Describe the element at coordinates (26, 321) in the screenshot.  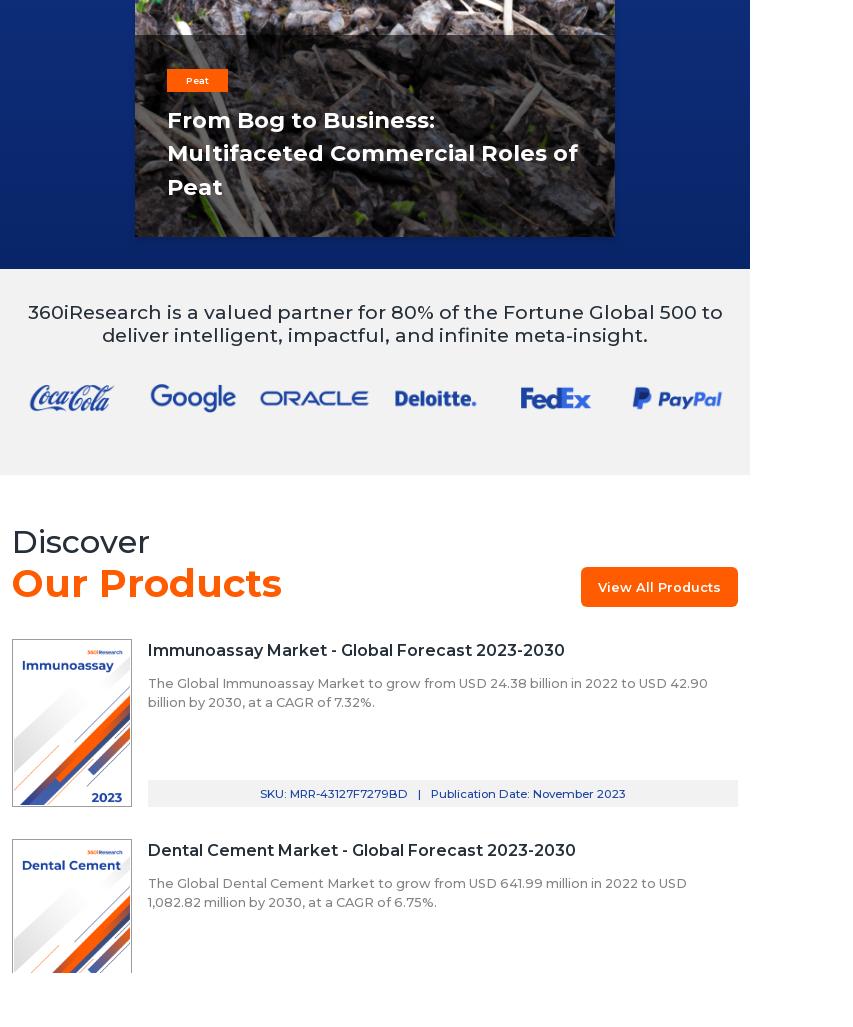
I see `'360iResearch is a valued partner for 80% of the Fortune Global 500 to deliver intelligent, impactful, and infinite meta-insight.'` at that location.